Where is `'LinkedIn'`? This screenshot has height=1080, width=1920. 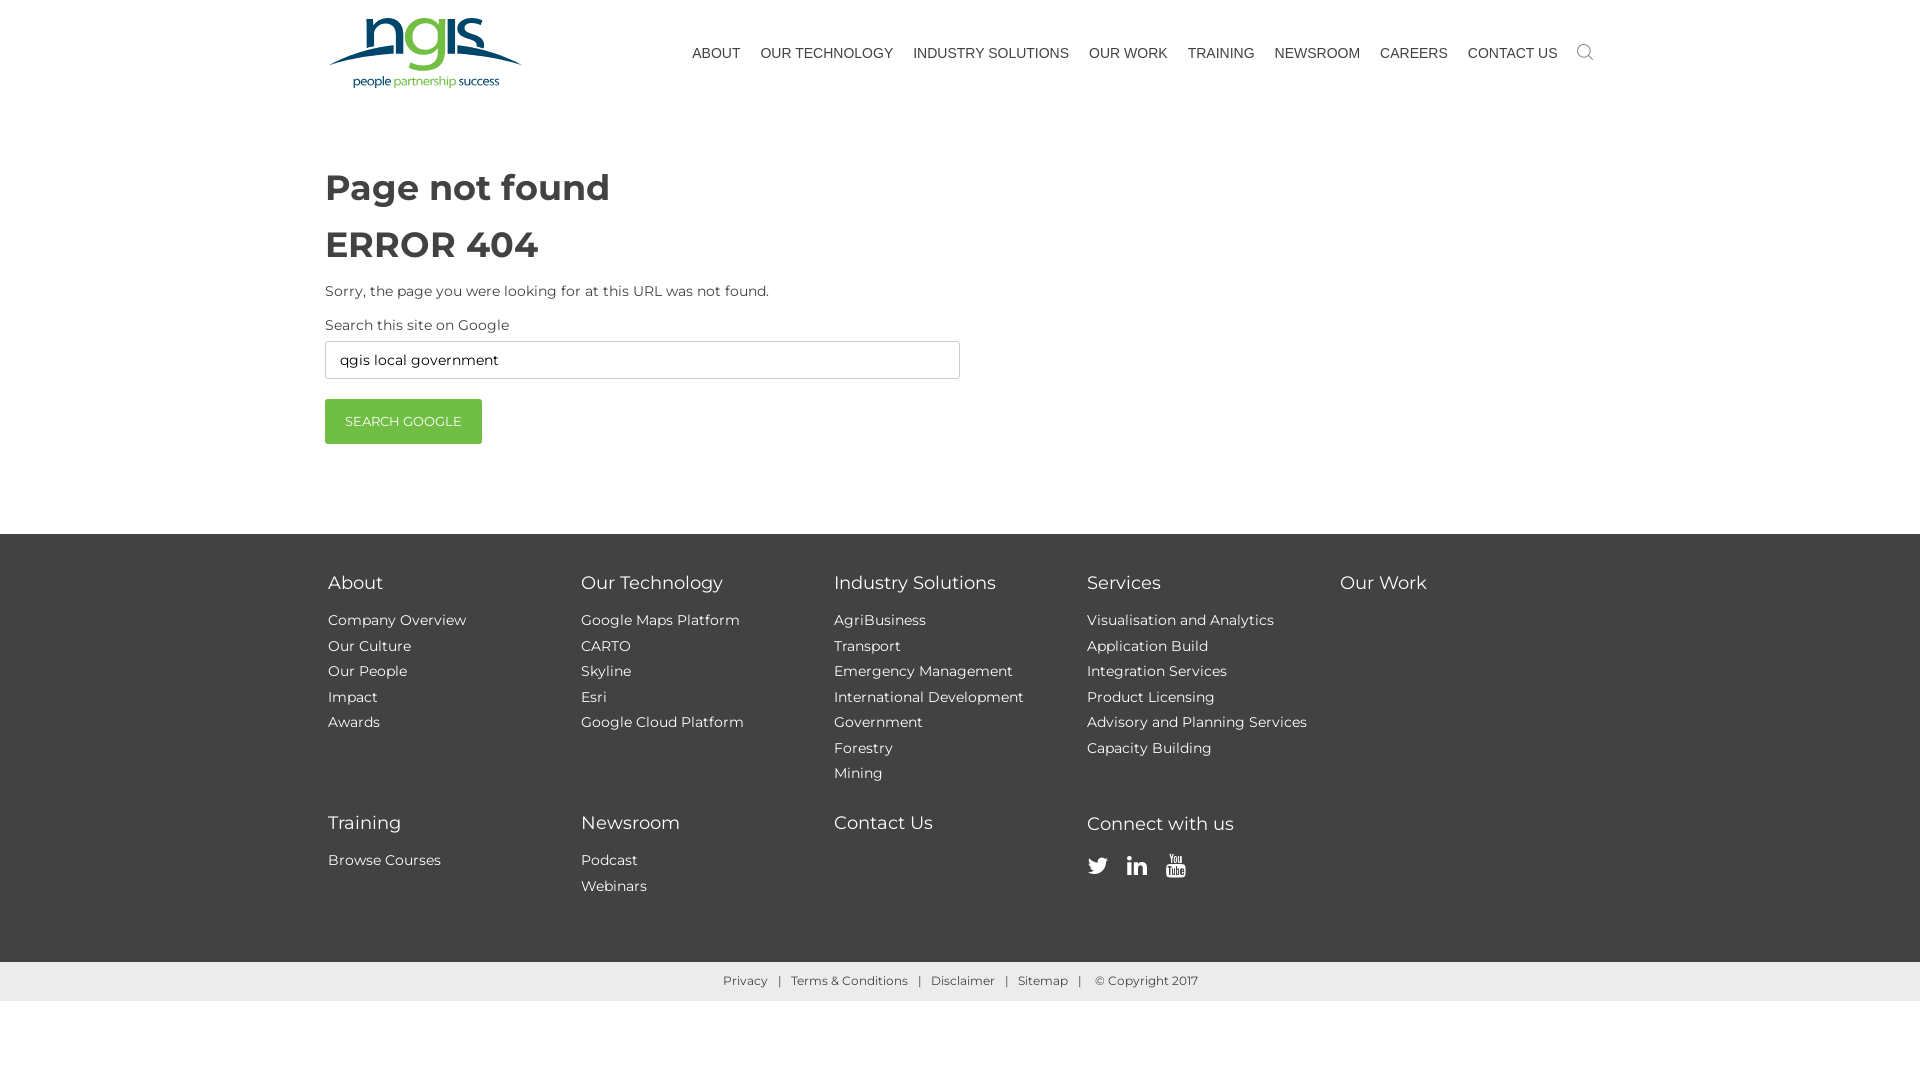
'LinkedIn' is located at coordinates (1136, 886).